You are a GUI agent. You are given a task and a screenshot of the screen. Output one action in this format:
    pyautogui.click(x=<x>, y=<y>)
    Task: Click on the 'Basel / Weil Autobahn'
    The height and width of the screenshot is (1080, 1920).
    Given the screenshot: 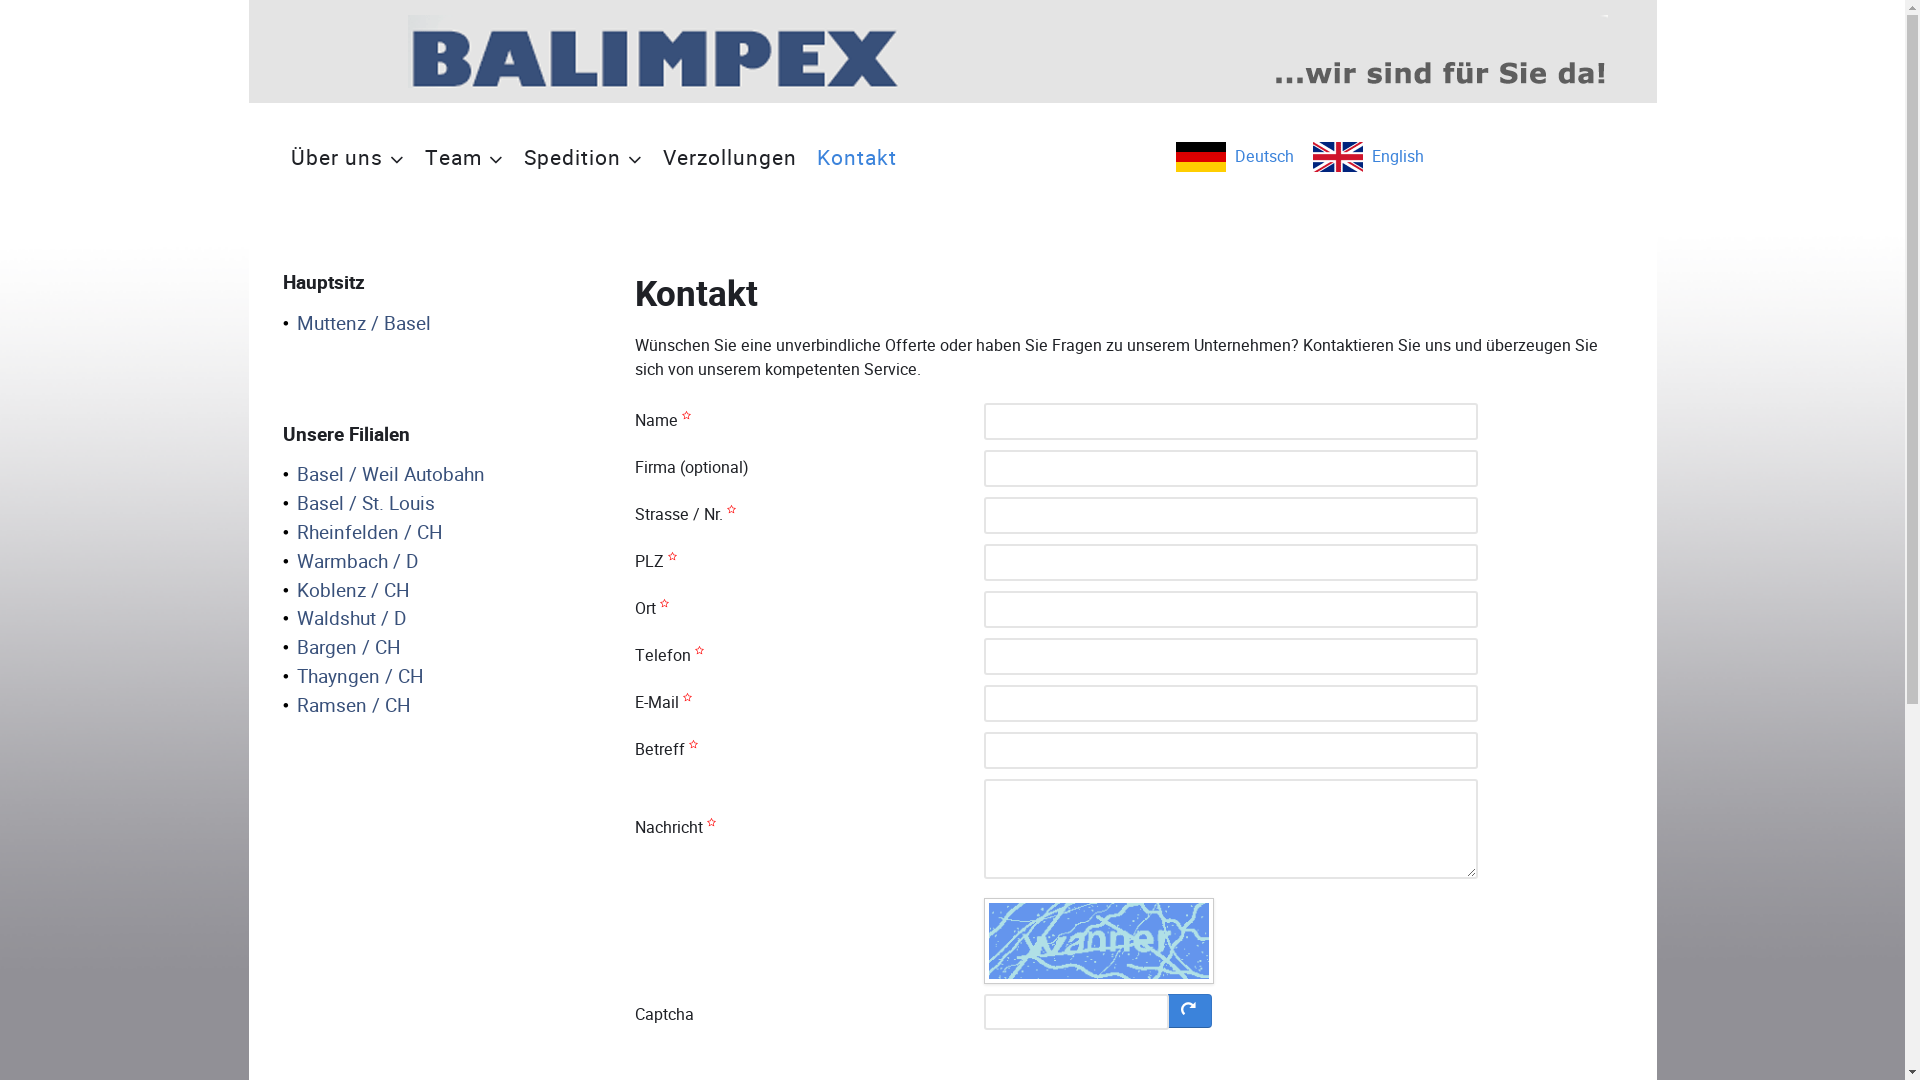 What is the action you would take?
    pyautogui.click(x=383, y=475)
    